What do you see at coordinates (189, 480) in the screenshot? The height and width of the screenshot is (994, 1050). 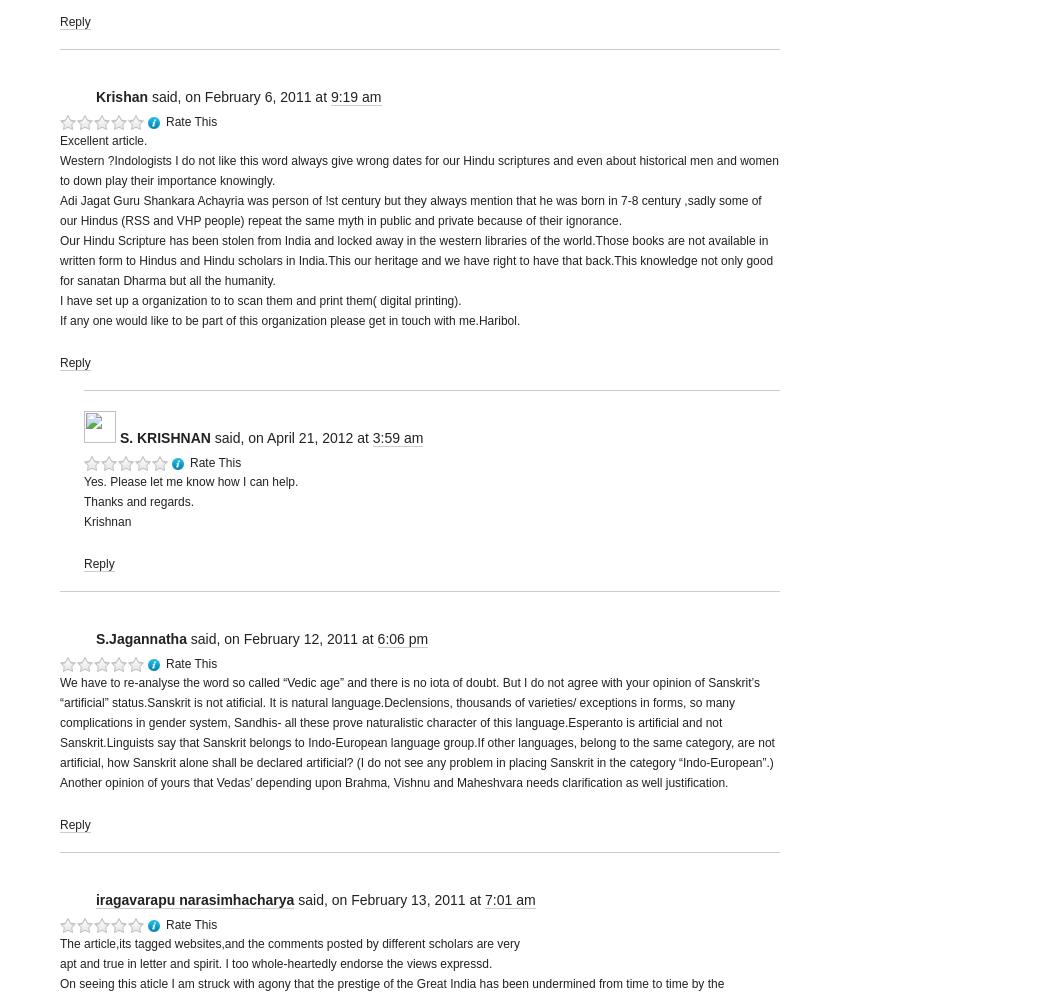 I see `'Yes. Please let me know how I can help.'` at bounding box center [189, 480].